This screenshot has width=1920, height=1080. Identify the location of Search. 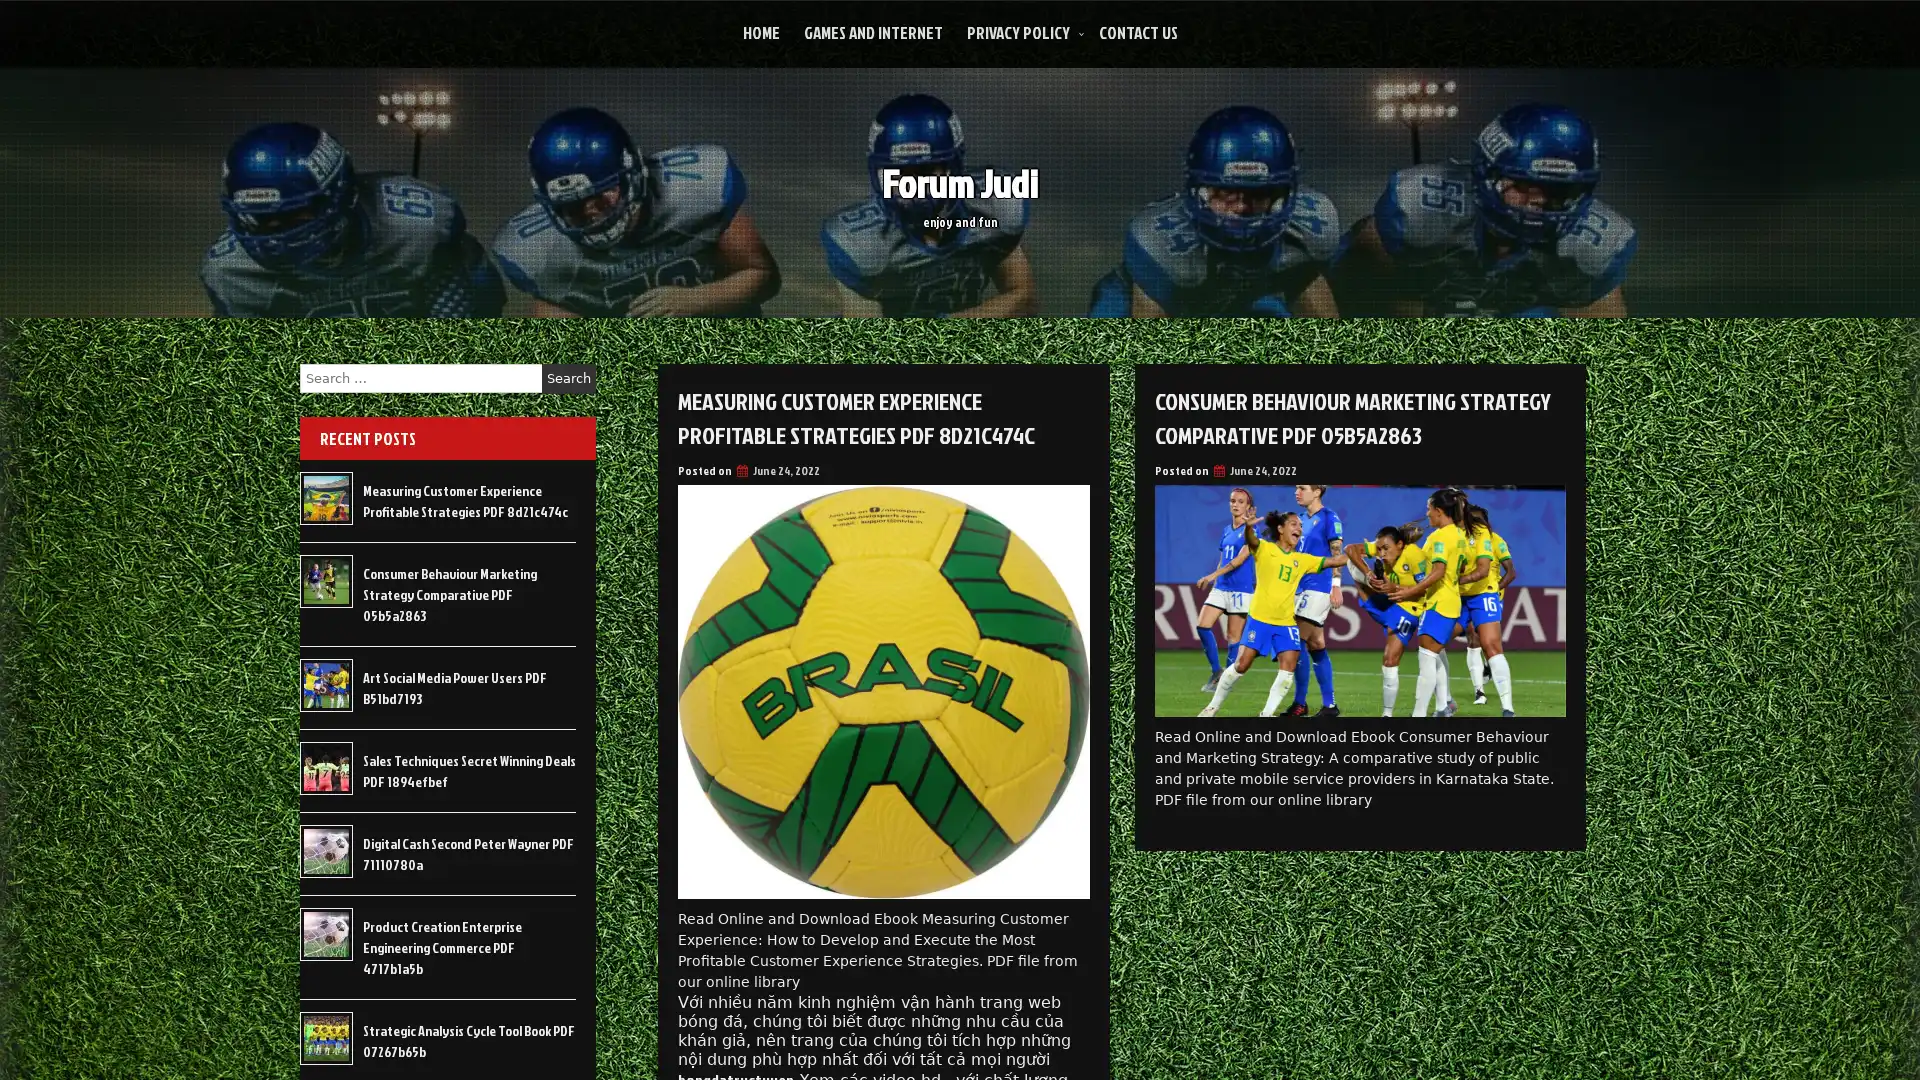
(568, 378).